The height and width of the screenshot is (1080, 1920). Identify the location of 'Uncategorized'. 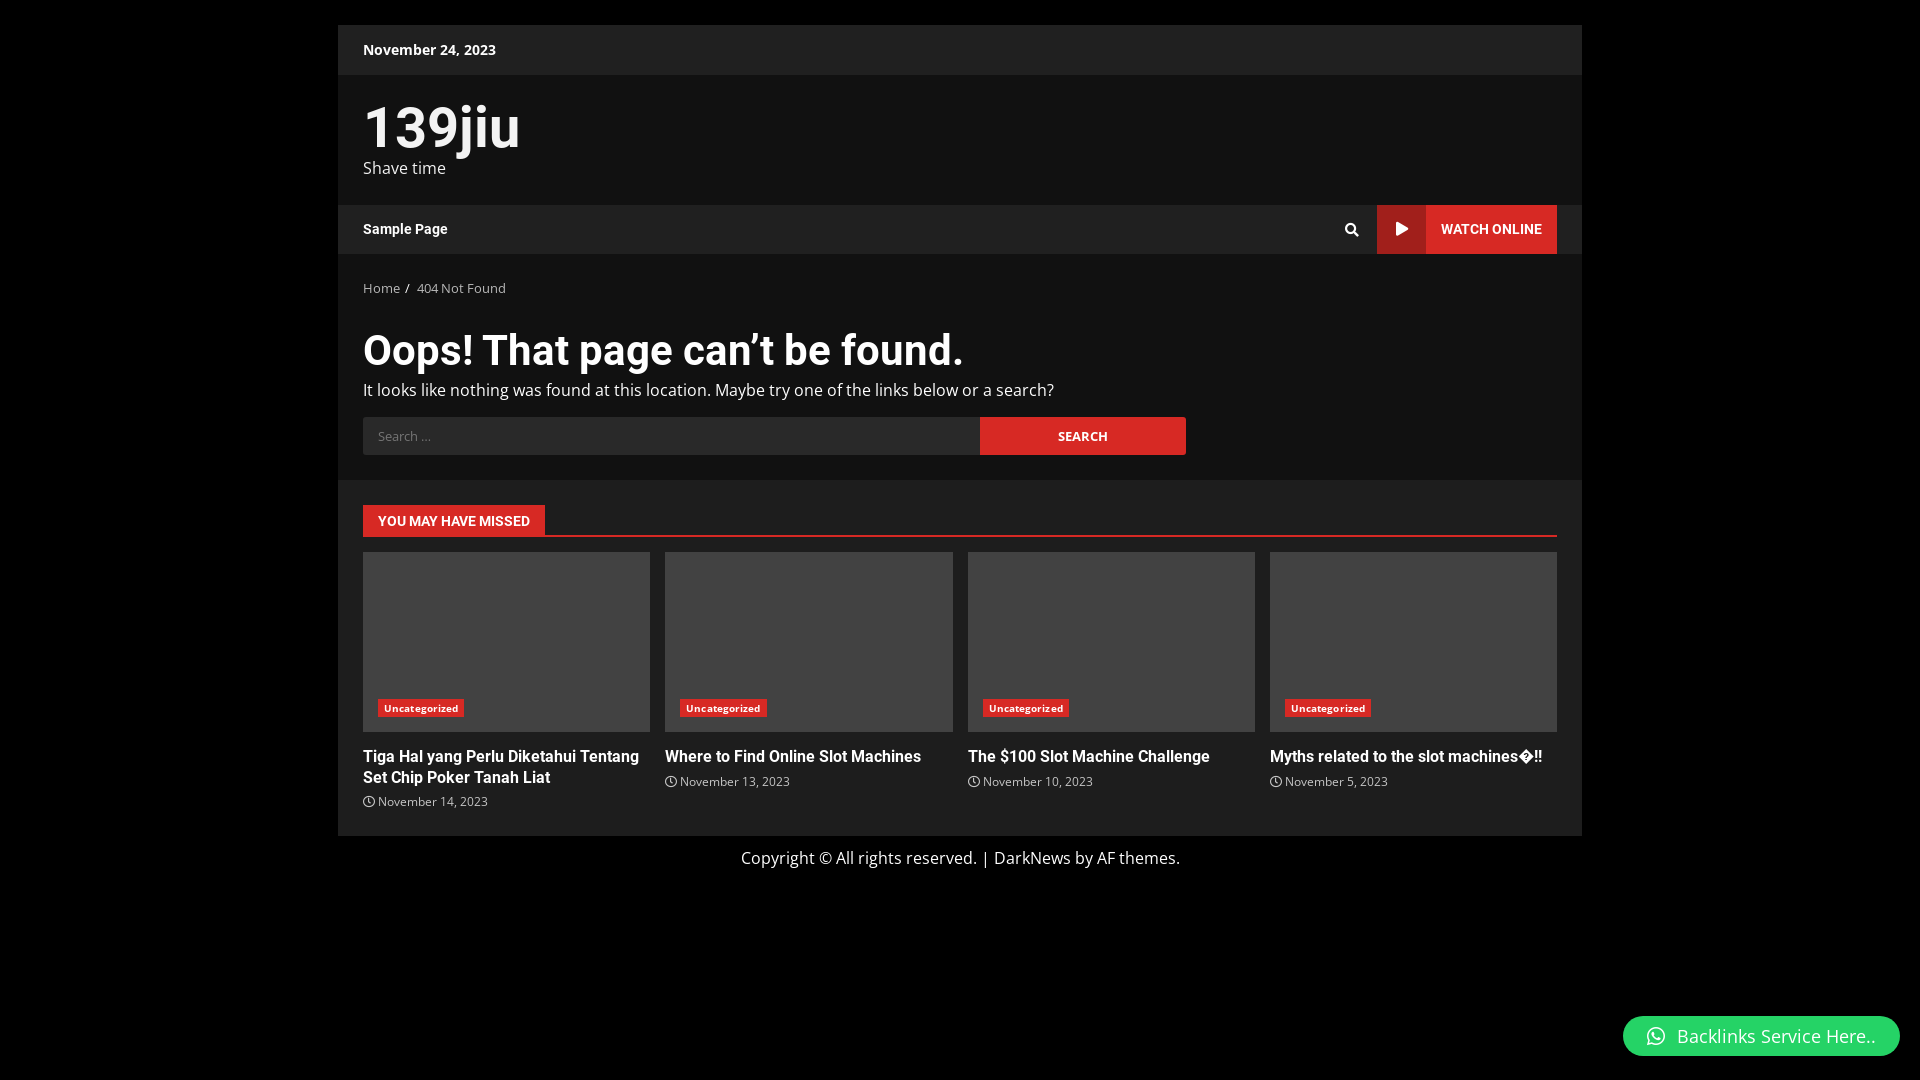
(680, 707).